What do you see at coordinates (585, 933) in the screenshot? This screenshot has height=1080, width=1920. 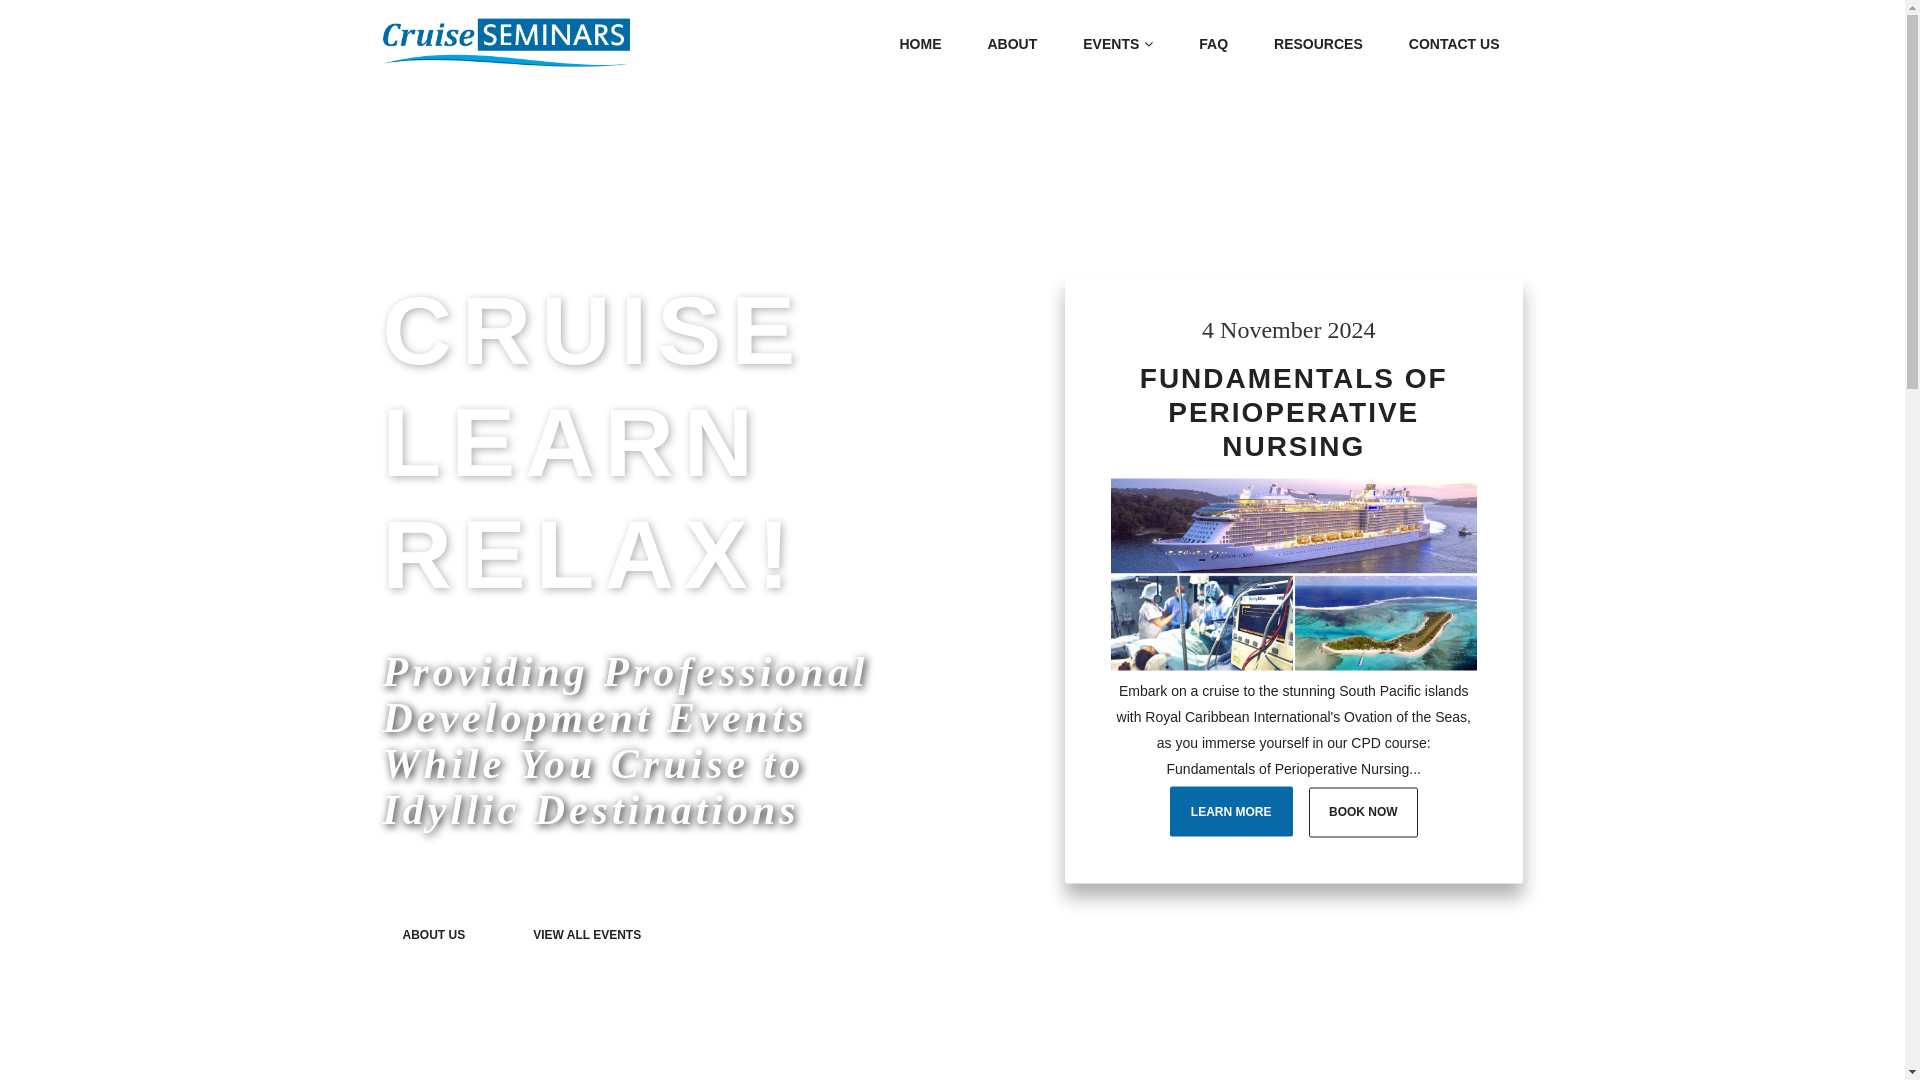 I see `'VIEW ALL EVENTS'` at bounding box center [585, 933].